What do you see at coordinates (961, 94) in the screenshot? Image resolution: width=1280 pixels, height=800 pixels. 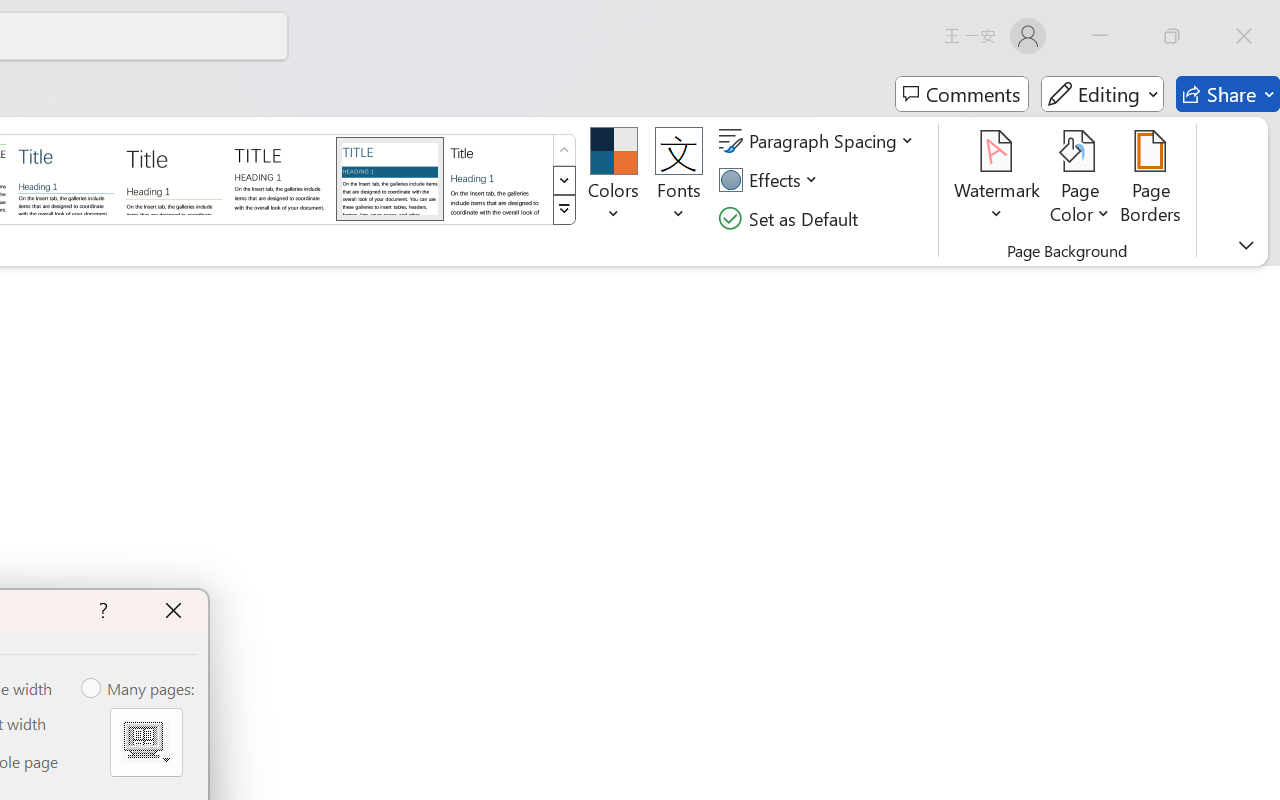 I see `'Comments'` at bounding box center [961, 94].